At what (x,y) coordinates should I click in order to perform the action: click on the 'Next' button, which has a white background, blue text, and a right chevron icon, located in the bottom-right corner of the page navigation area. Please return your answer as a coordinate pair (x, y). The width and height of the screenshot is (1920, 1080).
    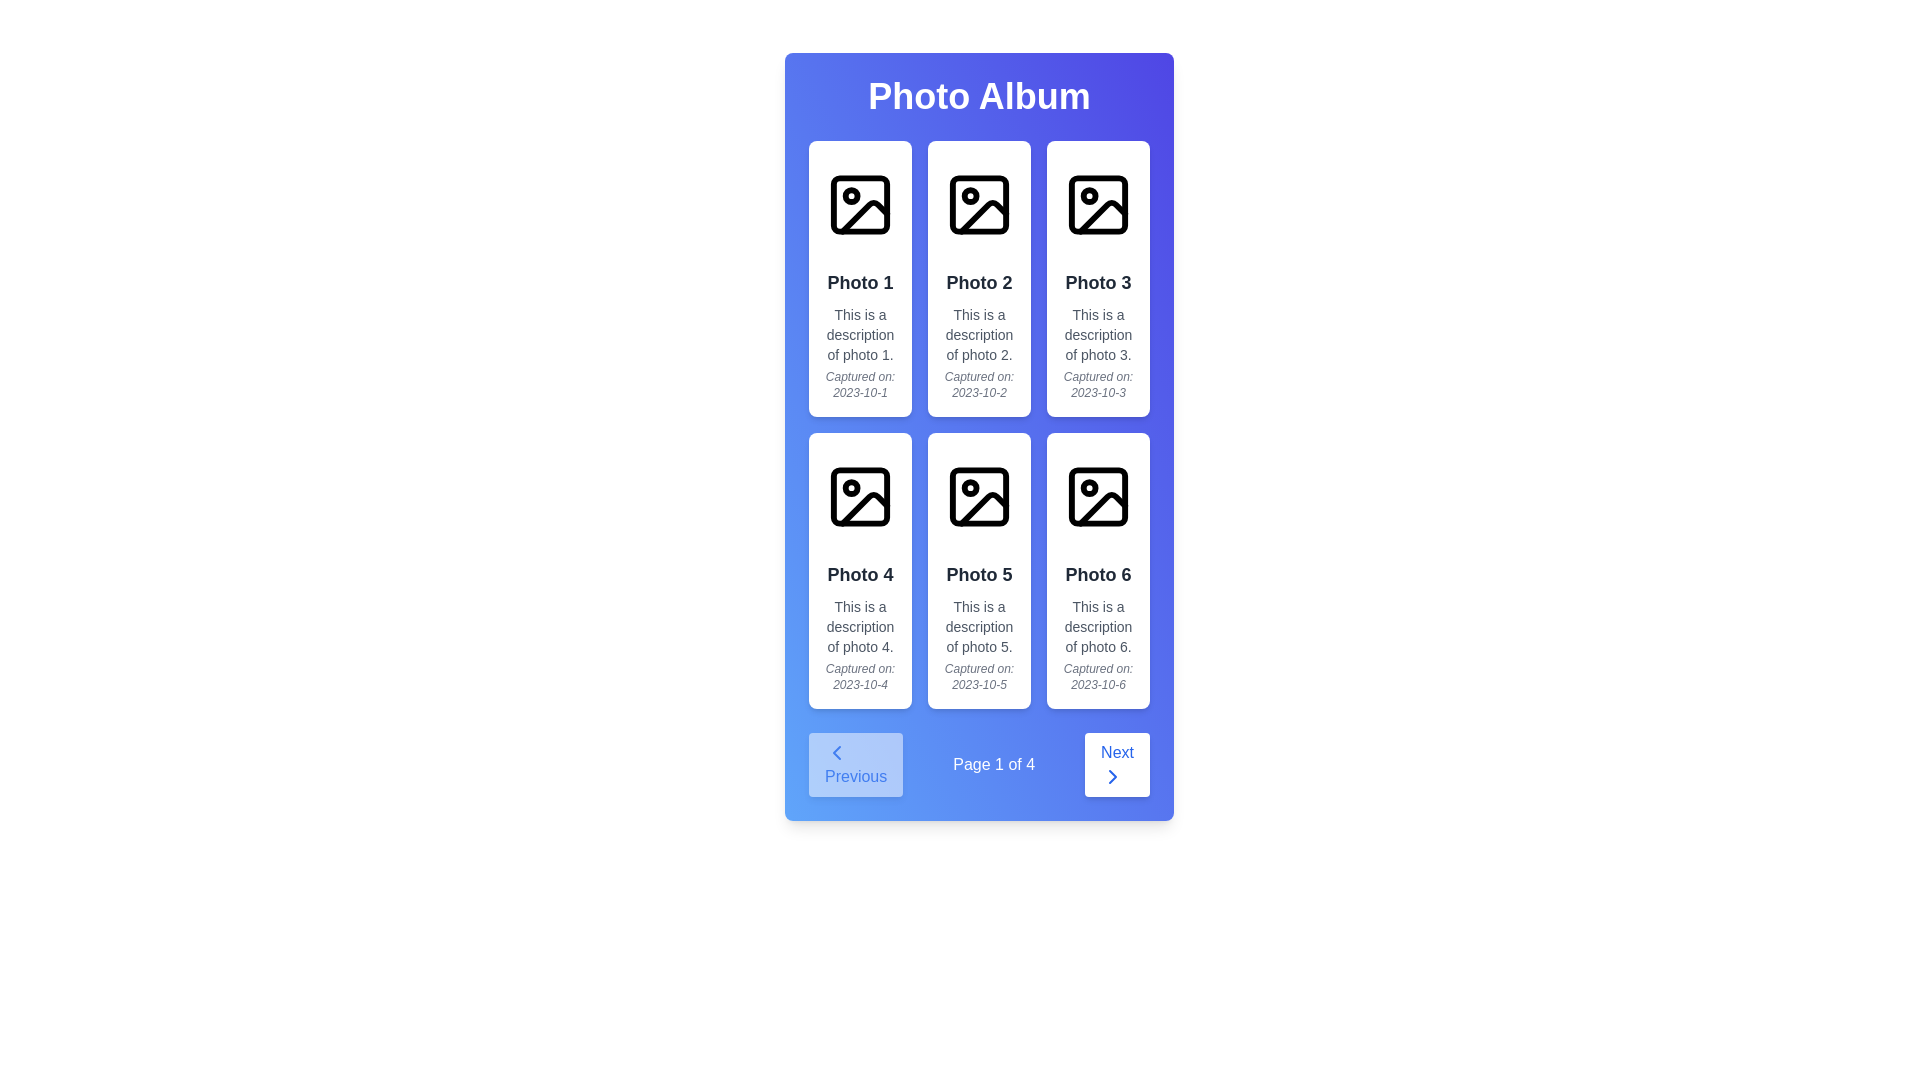
    Looking at the image, I should click on (1116, 764).